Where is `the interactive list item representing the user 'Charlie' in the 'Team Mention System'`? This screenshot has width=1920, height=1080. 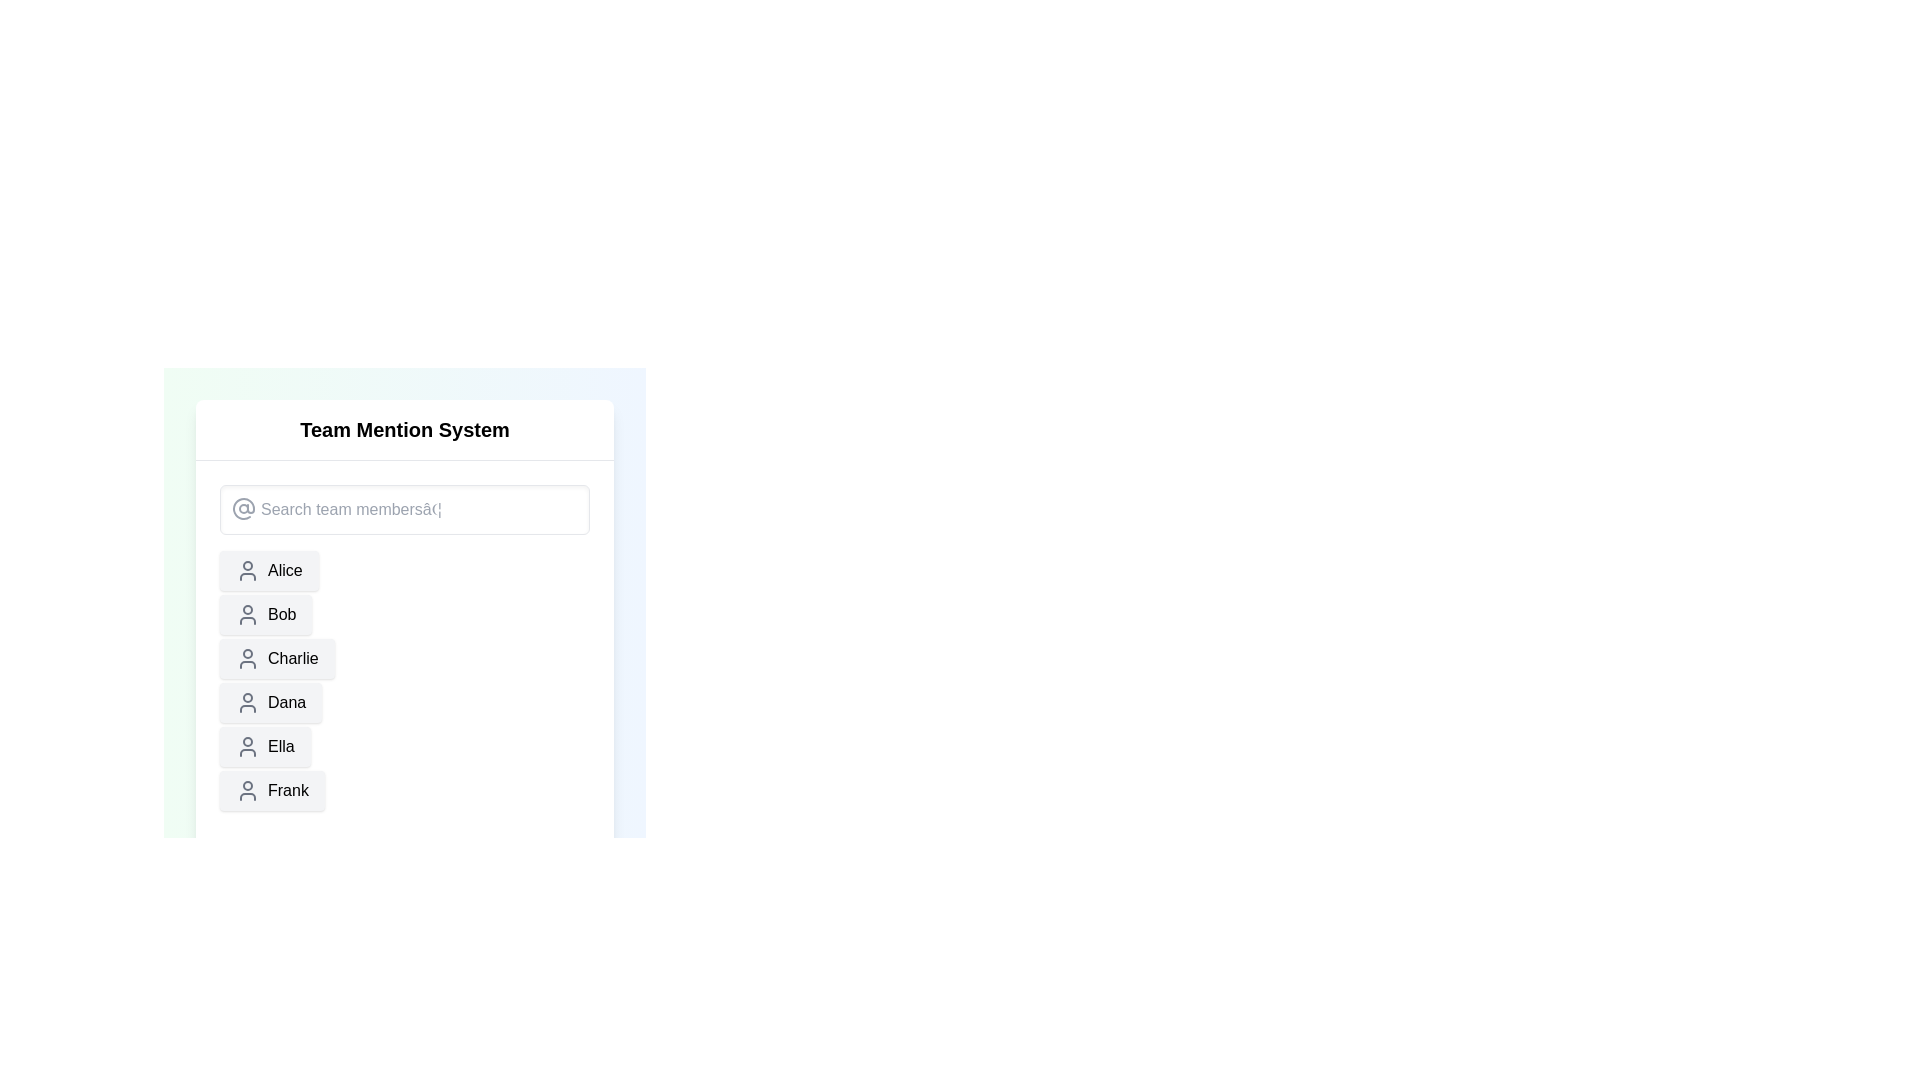 the interactive list item representing the user 'Charlie' in the 'Team Mention System' is located at coordinates (276, 659).